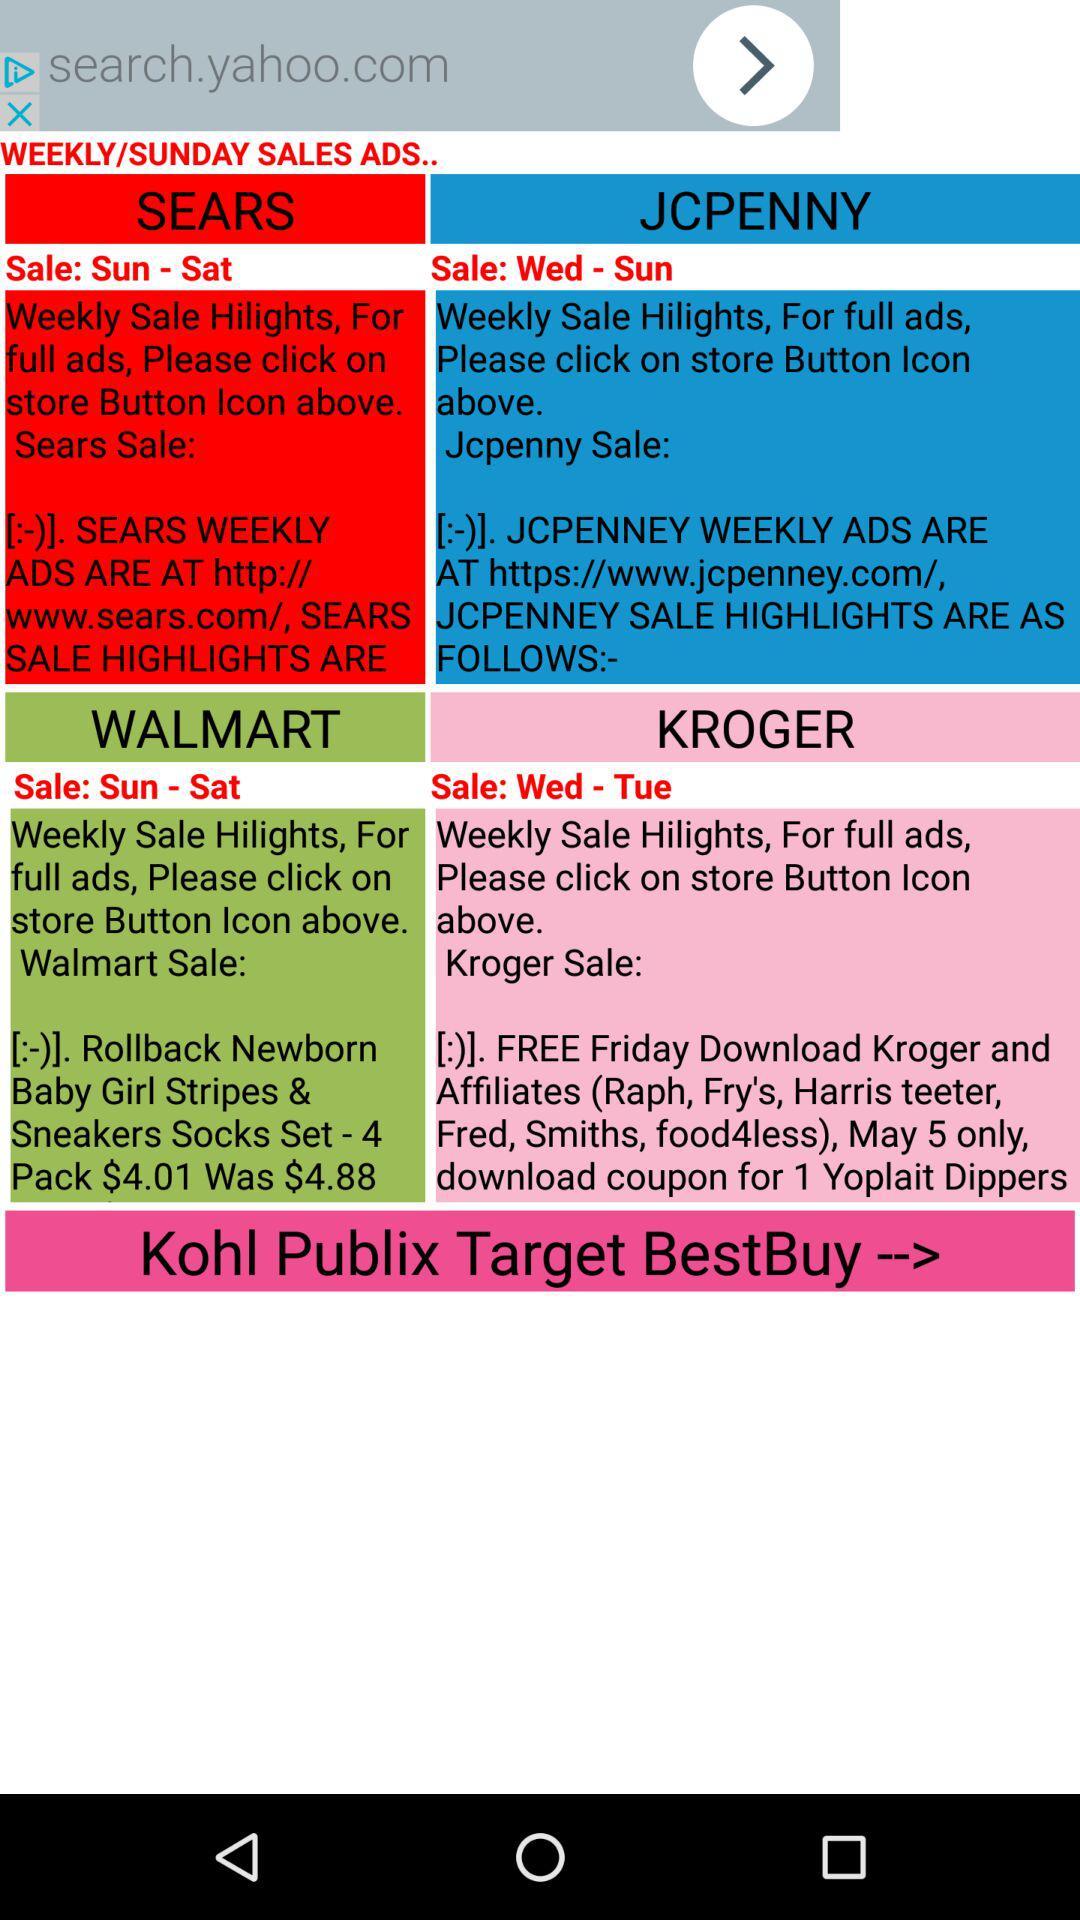  Describe the element at coordinates (419, 65) in the screenshot. I see `search option` at that location.